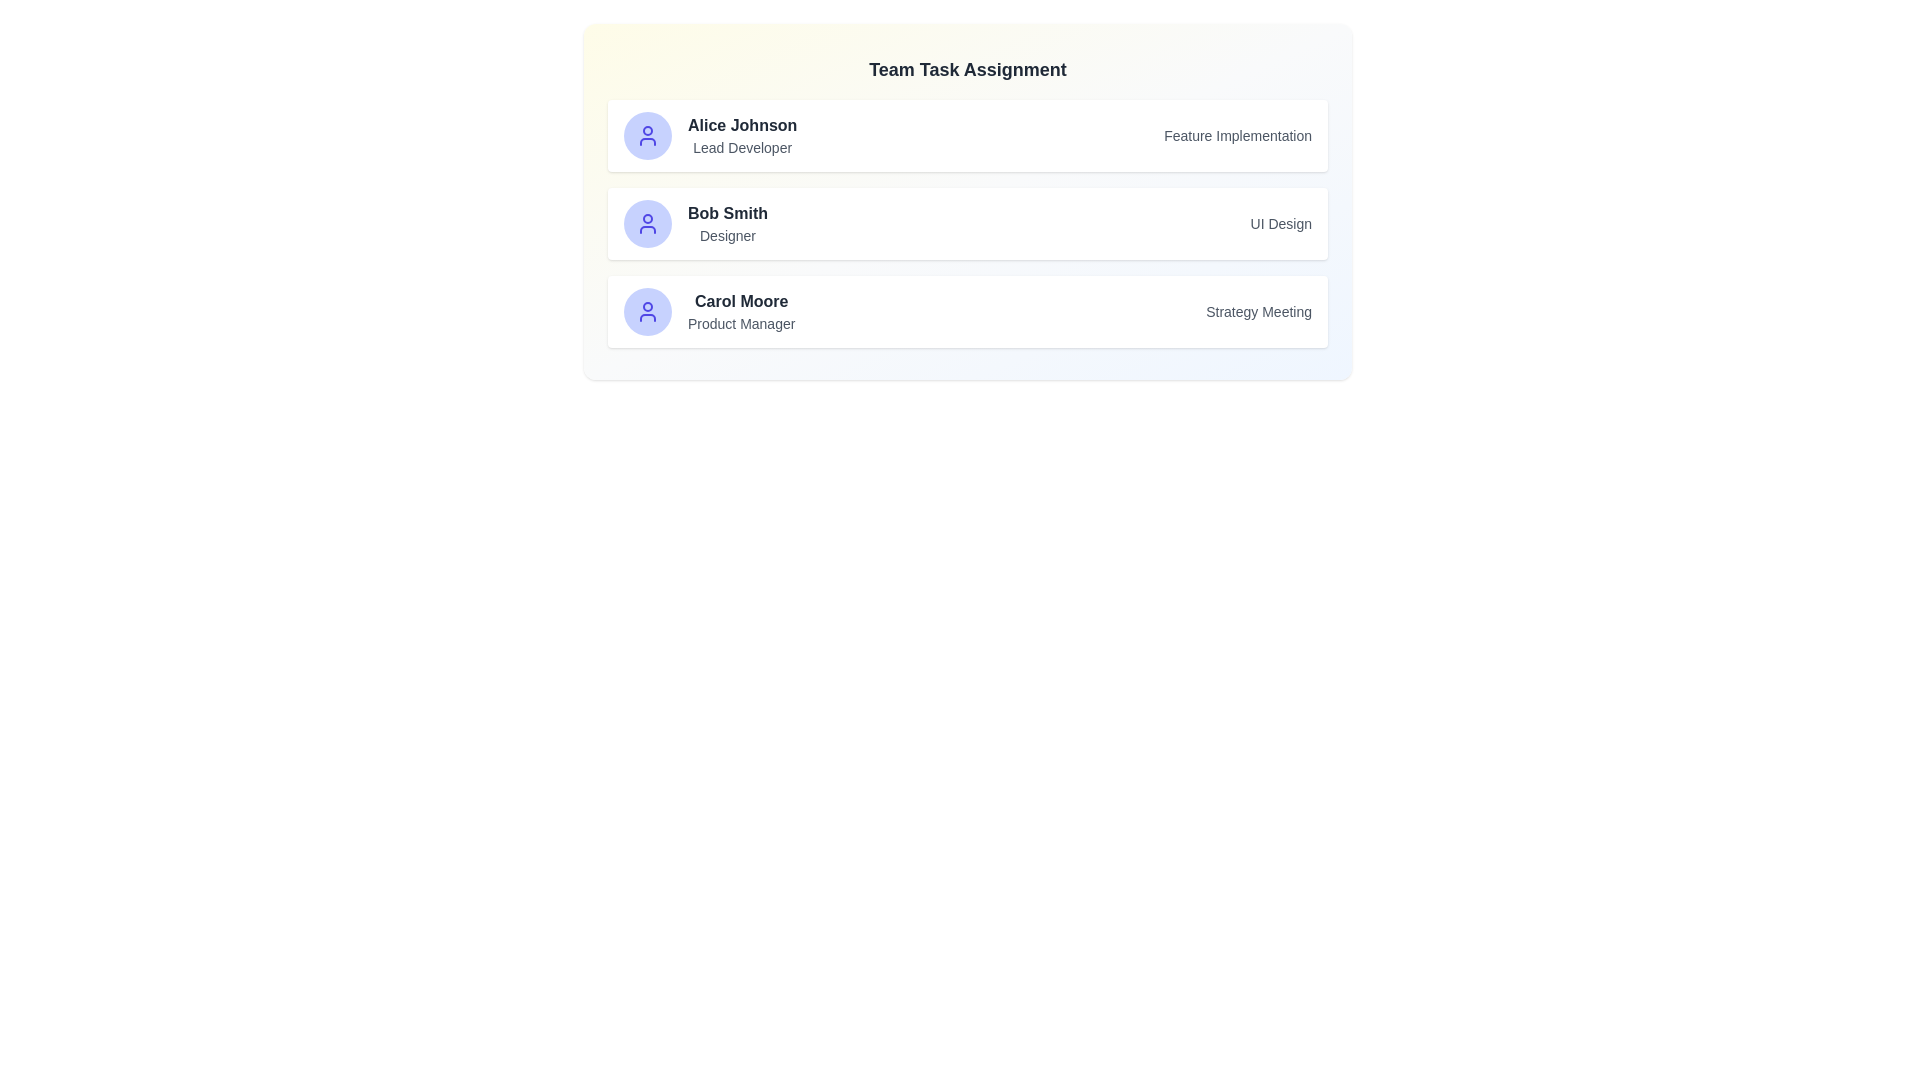 The width and height of the screenshot is (1920, 1080). Describe the element at coordinates (727, 234) in the screenshot. I see `the 'Designer' text label, which is displayed in a small, light gray font and is located below 'Bob Smith' in the second block of a vertical list` at that location.